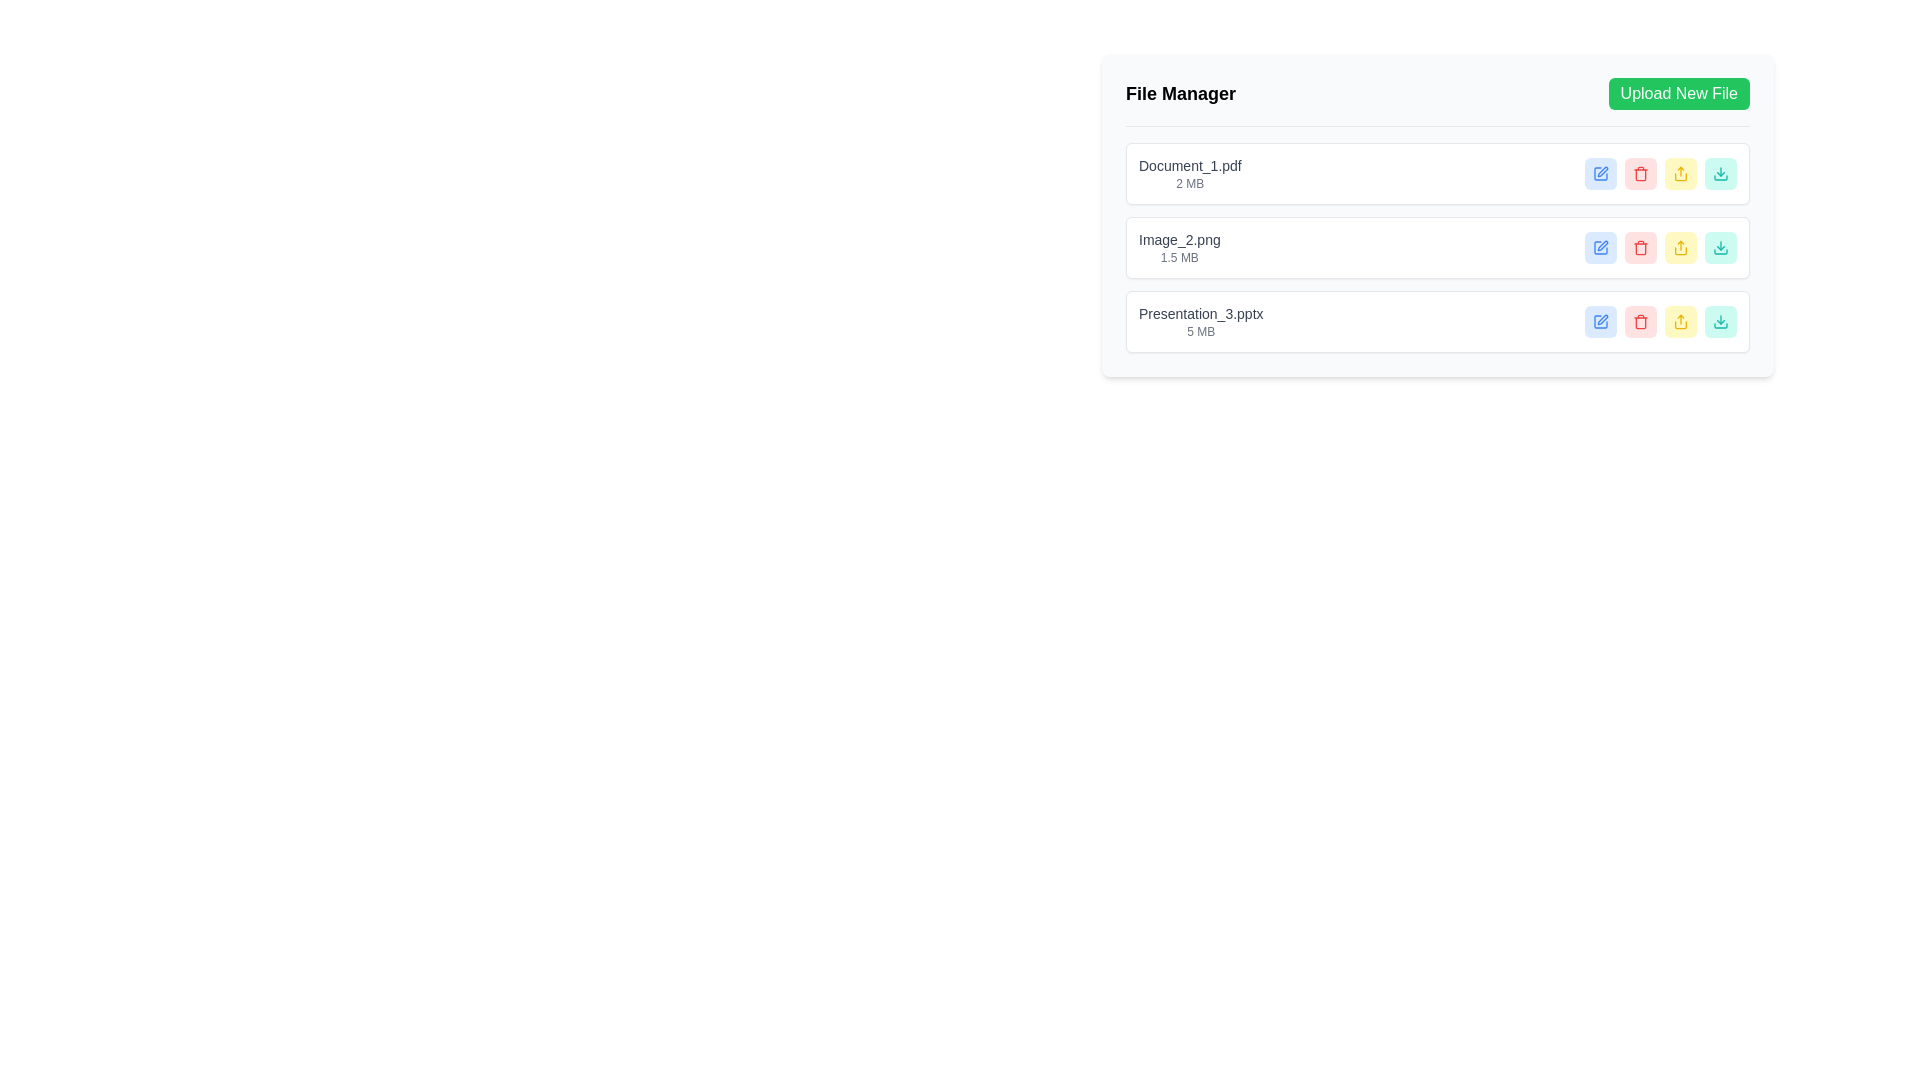 This screenshot has width=1920, height=1080. Describe the element at coordinates (1601, 320) in the screenshot. I see `the Edit button located in the right side button group next to the file entry 'Presentation_3.pptx' to initiate edit mode` at that location.